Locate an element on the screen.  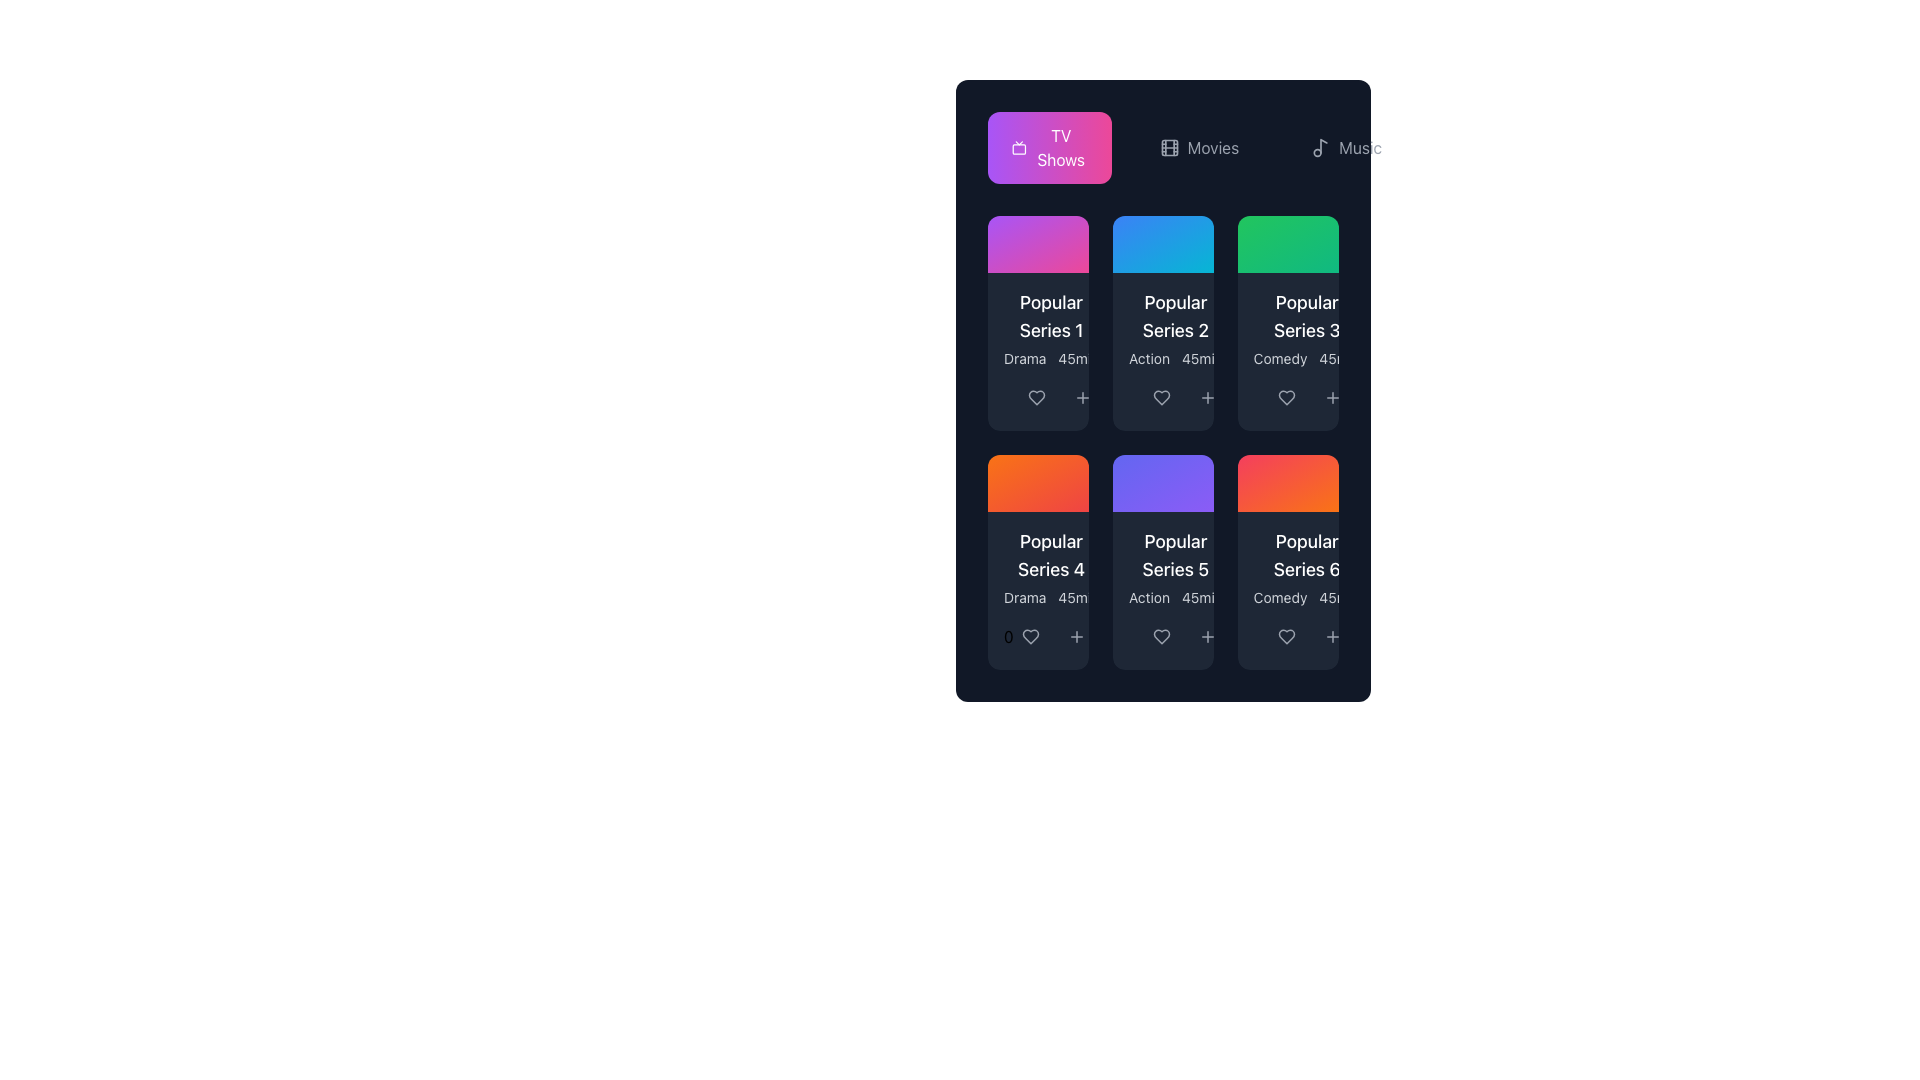
the text label containing 'Popular Series 6', a category descriptor 'Comedy', and the duration '45min', located in the bottom-right corner of the grid structure is located at coordinates (1288, 567).